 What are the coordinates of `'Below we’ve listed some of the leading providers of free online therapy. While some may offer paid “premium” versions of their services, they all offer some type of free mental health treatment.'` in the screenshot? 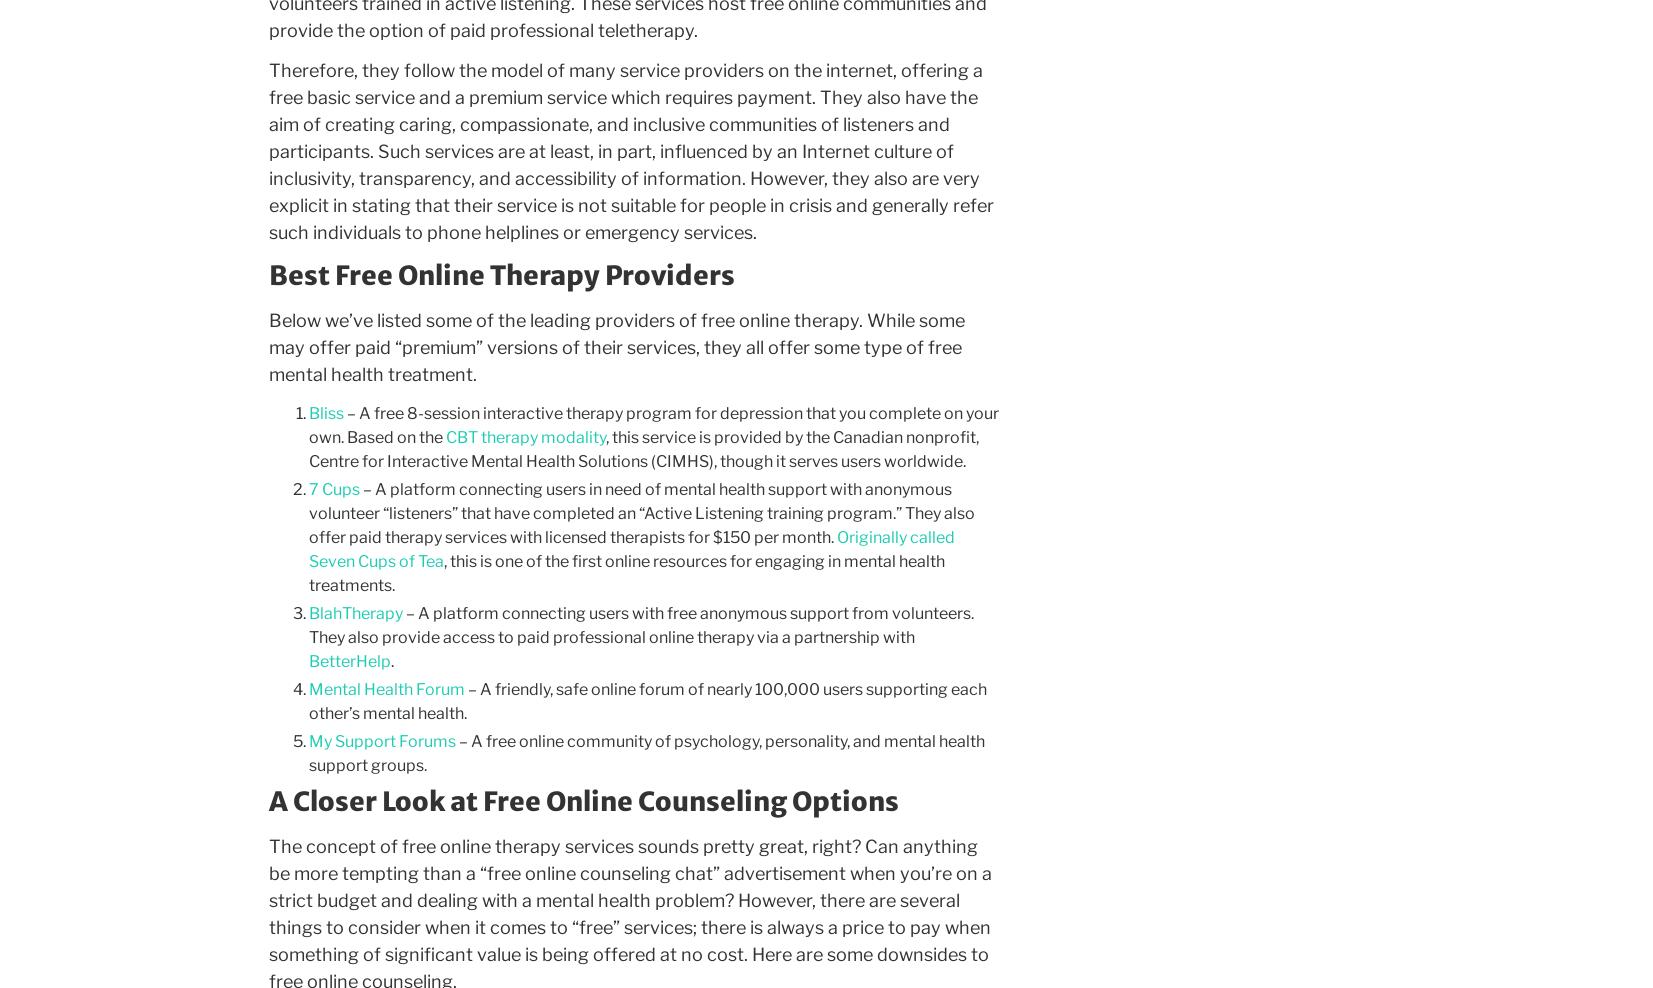 It's located at (266, 347).